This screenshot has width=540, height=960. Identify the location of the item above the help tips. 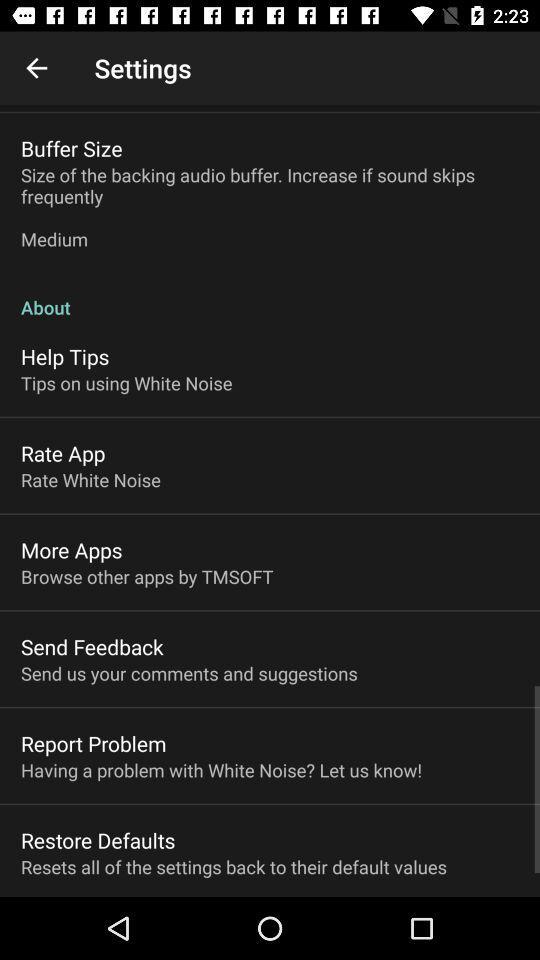
(270, 296).